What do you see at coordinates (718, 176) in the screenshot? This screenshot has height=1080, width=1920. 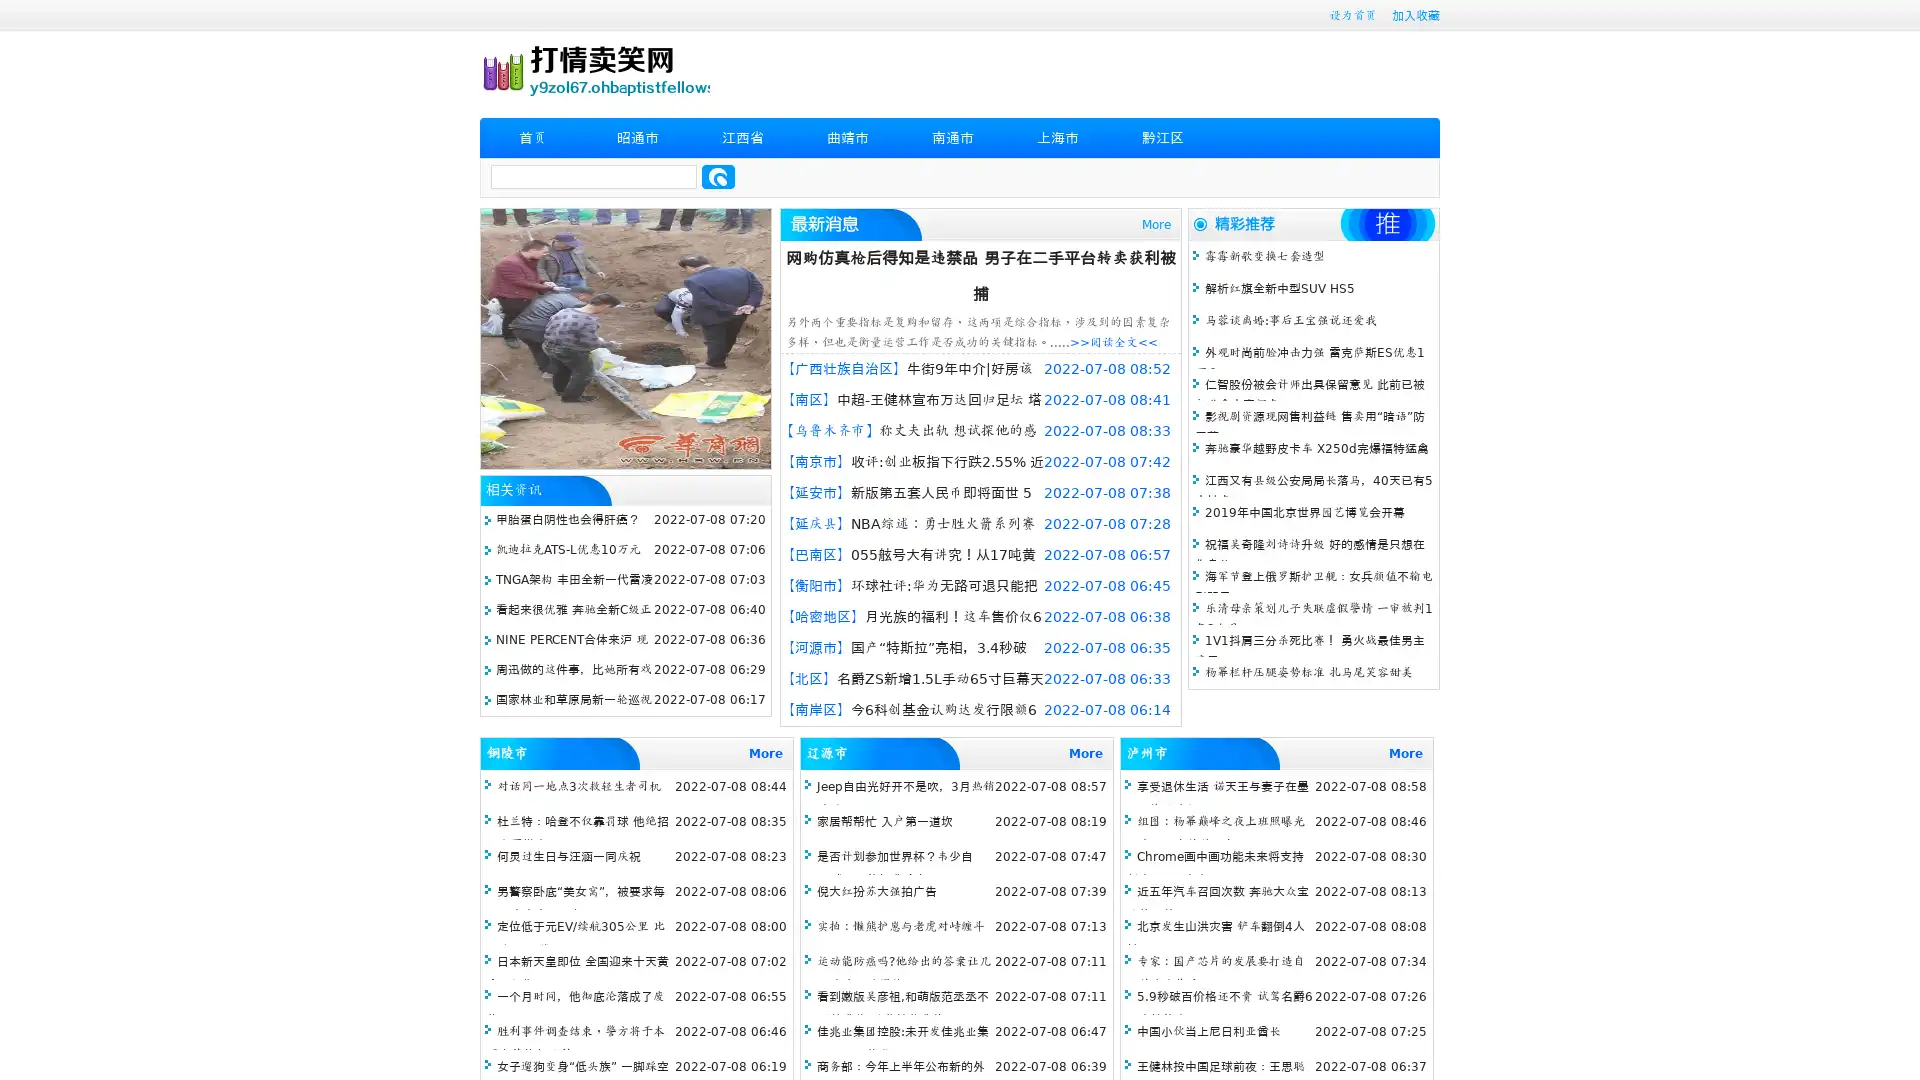 I see `Search` at bounding box center [718, 176].